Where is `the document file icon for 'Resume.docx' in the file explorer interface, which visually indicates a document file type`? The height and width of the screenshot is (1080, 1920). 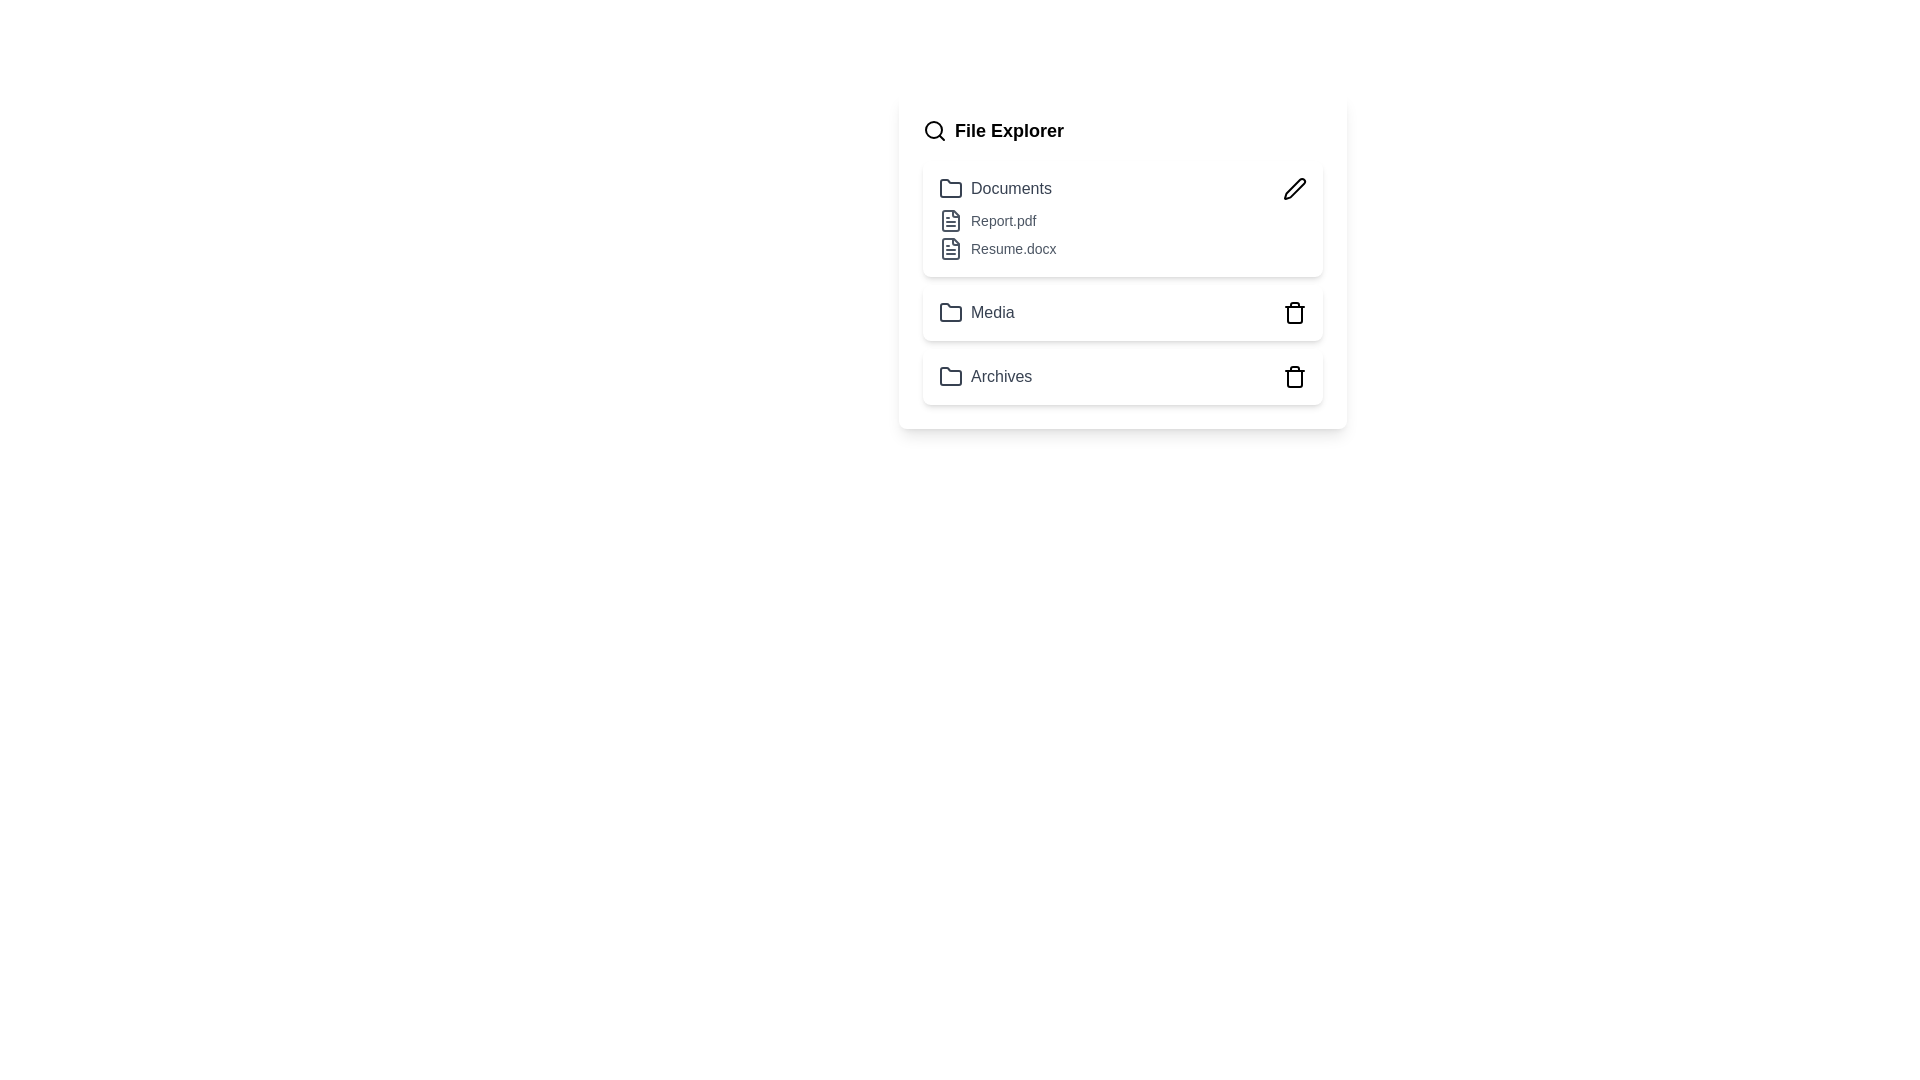
the document file icon for 'Resume.docx' in the file explorer interface, which visually indicates a document file type is located at coordinates (949, 248).